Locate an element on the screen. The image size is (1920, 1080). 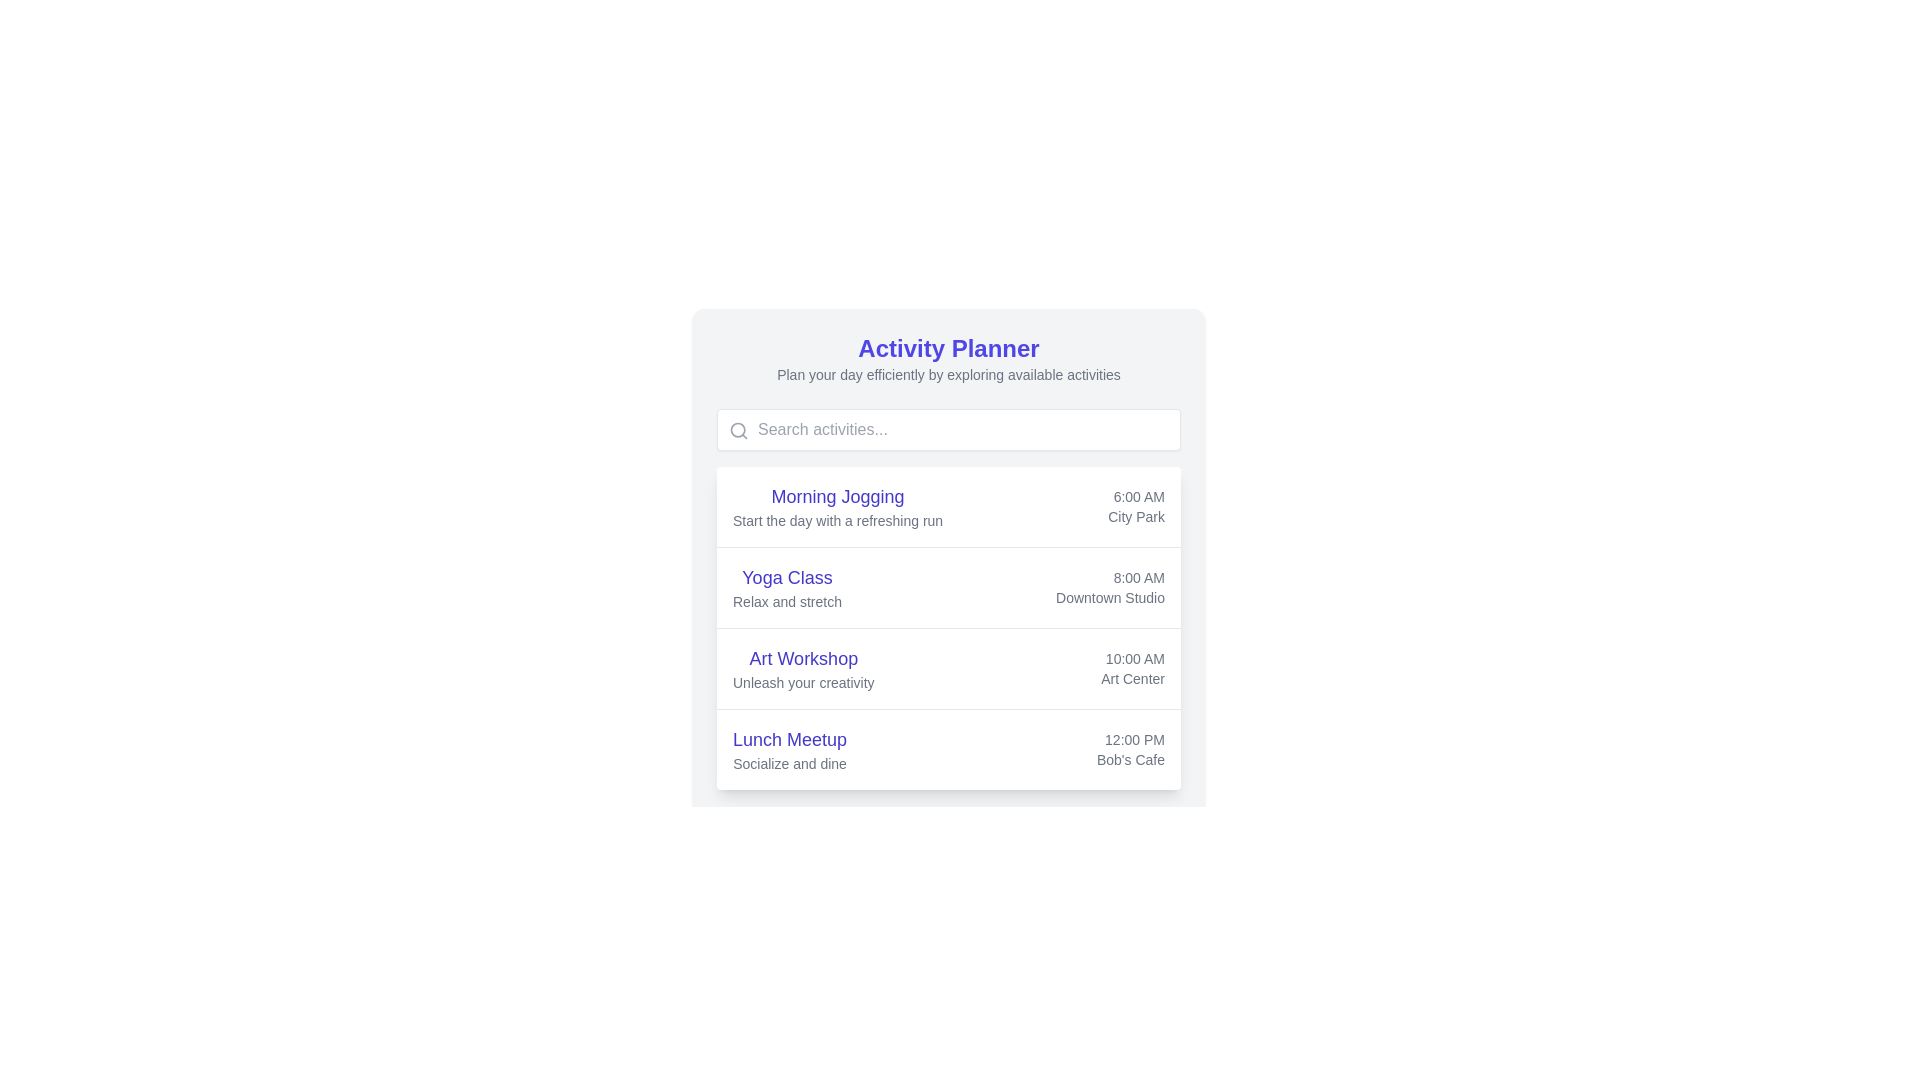
the text display showing '8:00 AM' and 'Downtown Studio' is located at coordinates (1109, 586).